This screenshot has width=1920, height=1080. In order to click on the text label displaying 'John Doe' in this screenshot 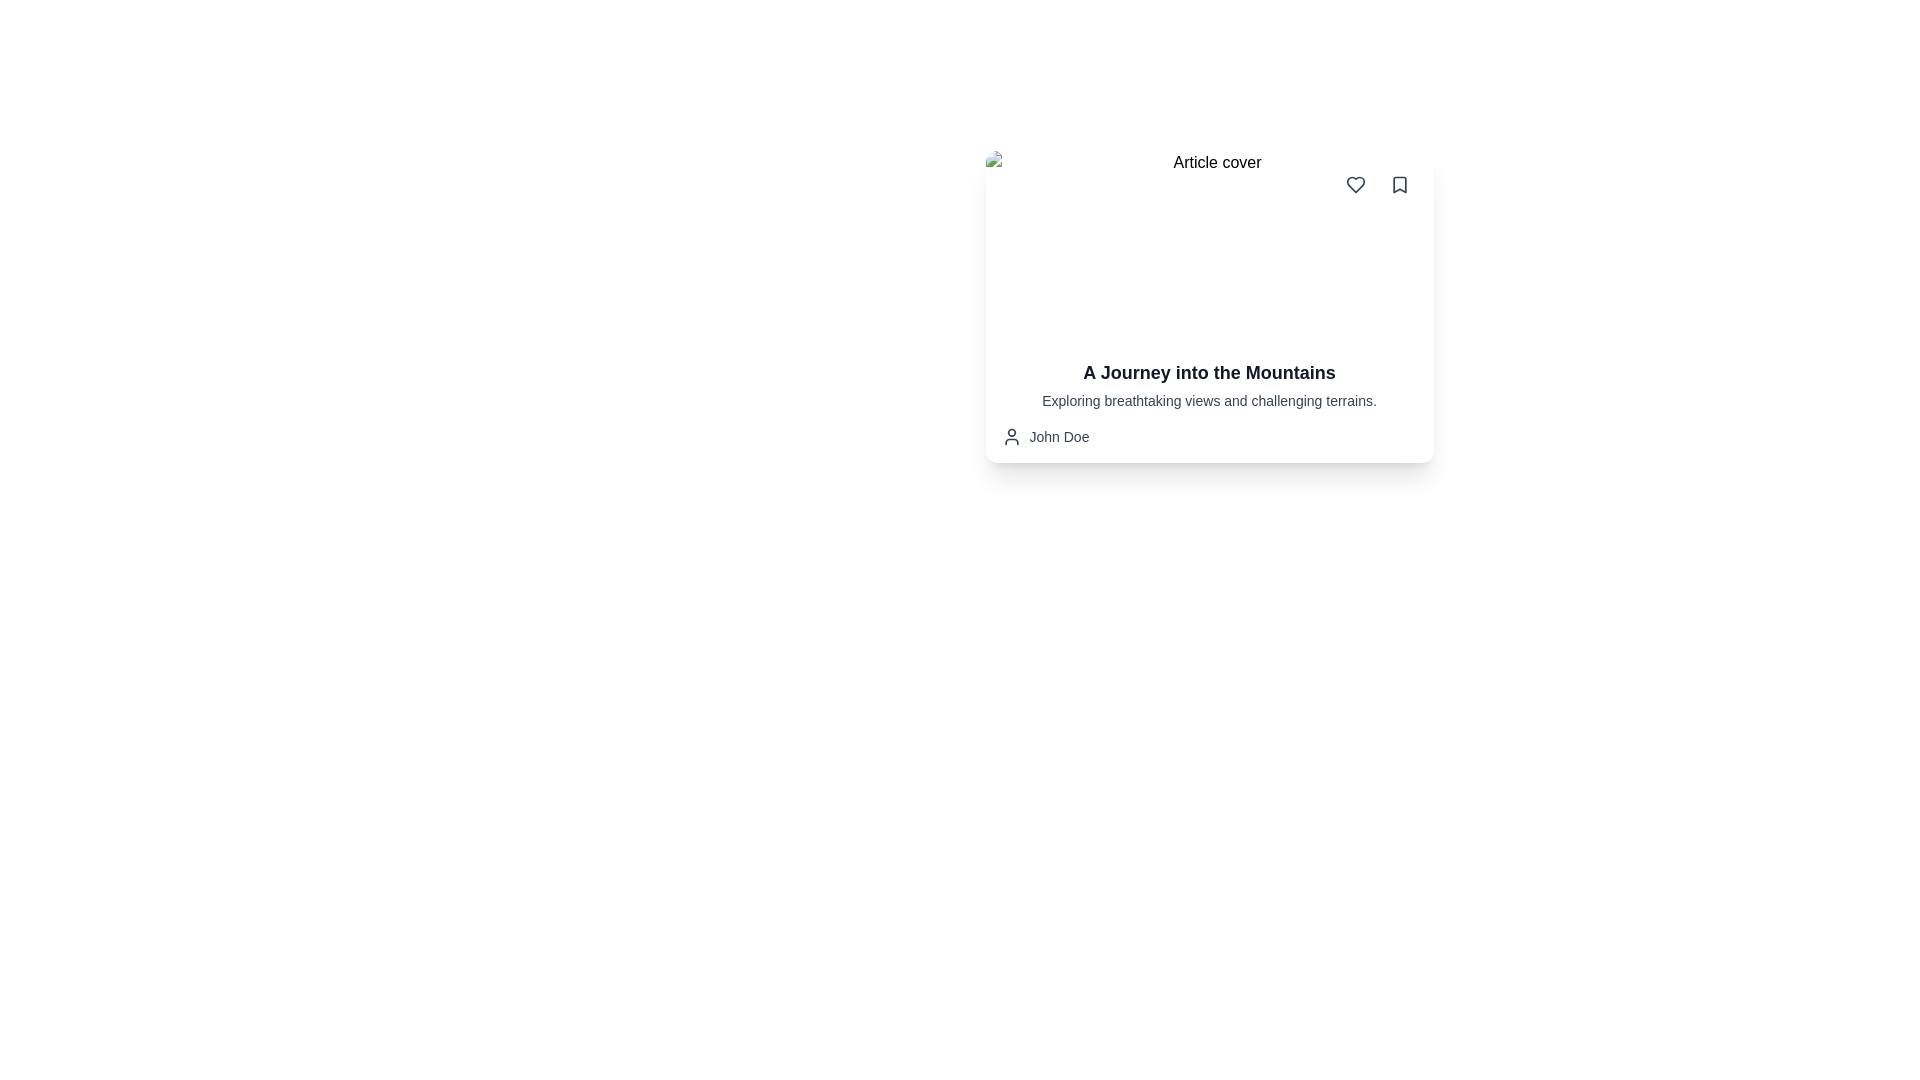, I will do `click(1058, 435)`.